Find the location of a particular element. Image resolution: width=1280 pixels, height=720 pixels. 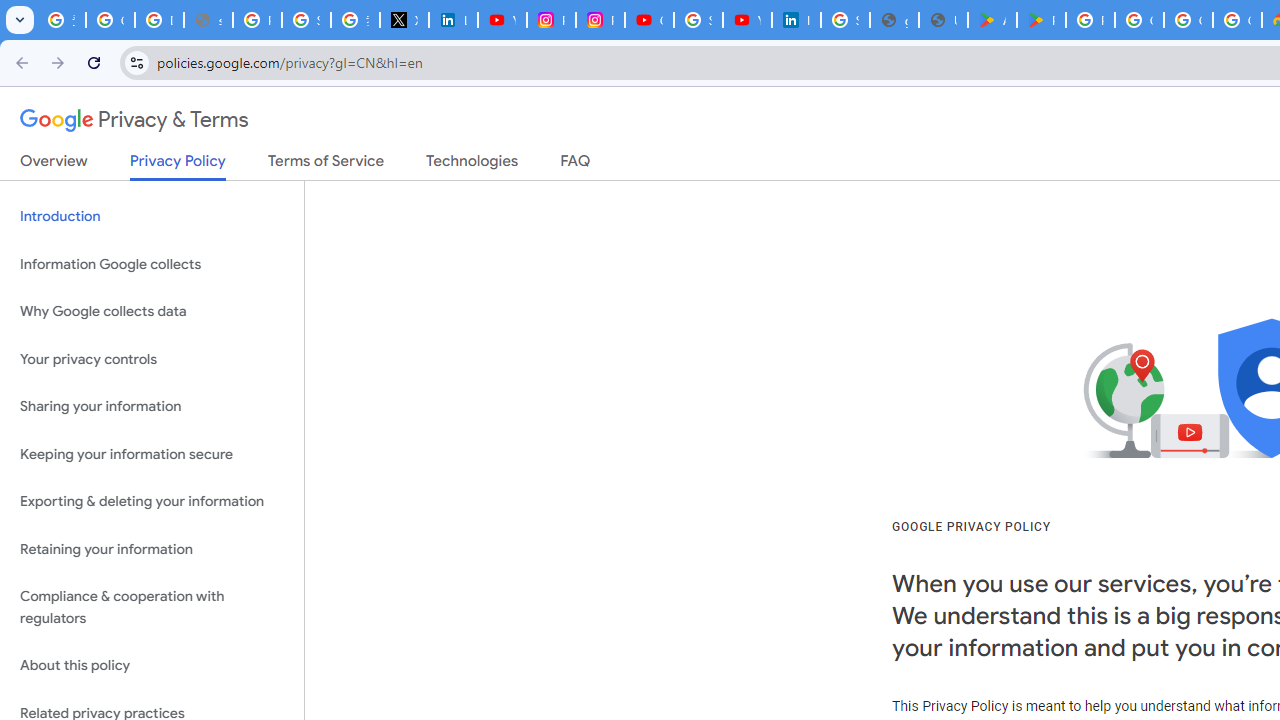

'Google Workspace - Specific Terms' is located at coordinates (1236, 20).